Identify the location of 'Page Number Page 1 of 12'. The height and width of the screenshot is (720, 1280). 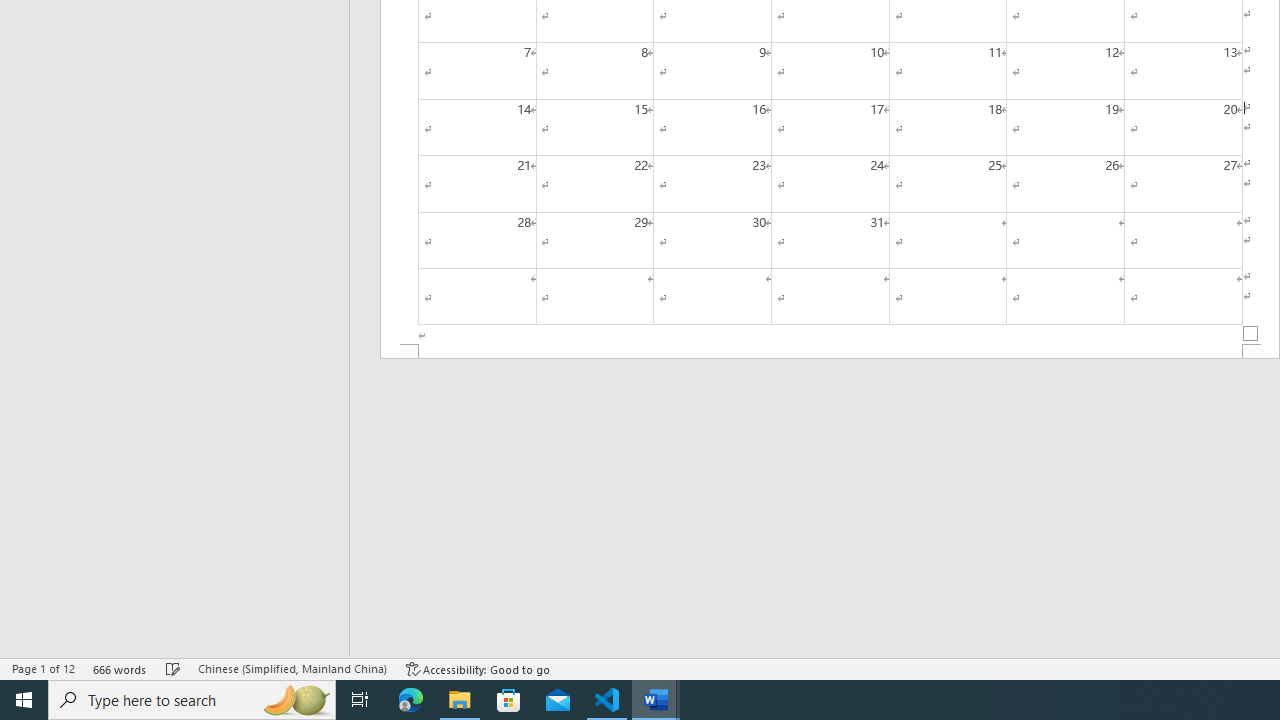
(43, 669).